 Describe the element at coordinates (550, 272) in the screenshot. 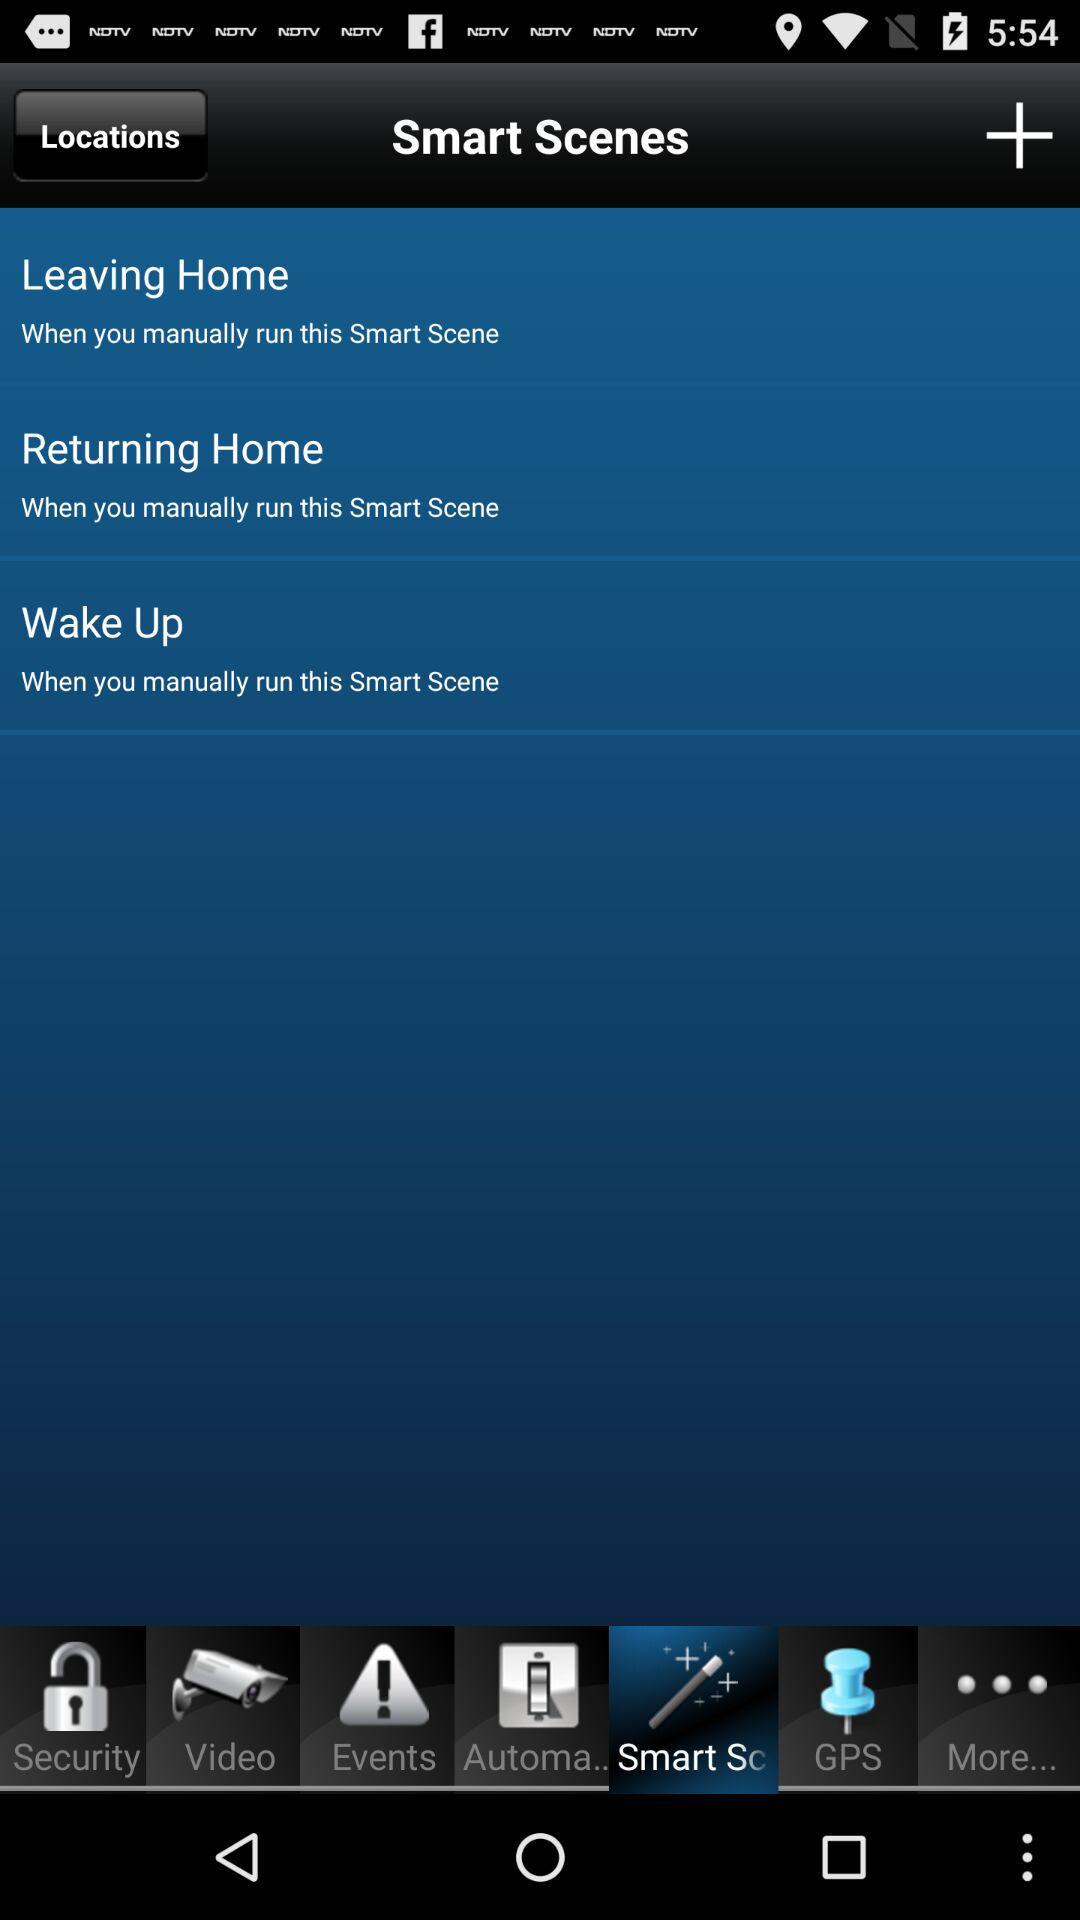

I see `the leaving home app` at that location.